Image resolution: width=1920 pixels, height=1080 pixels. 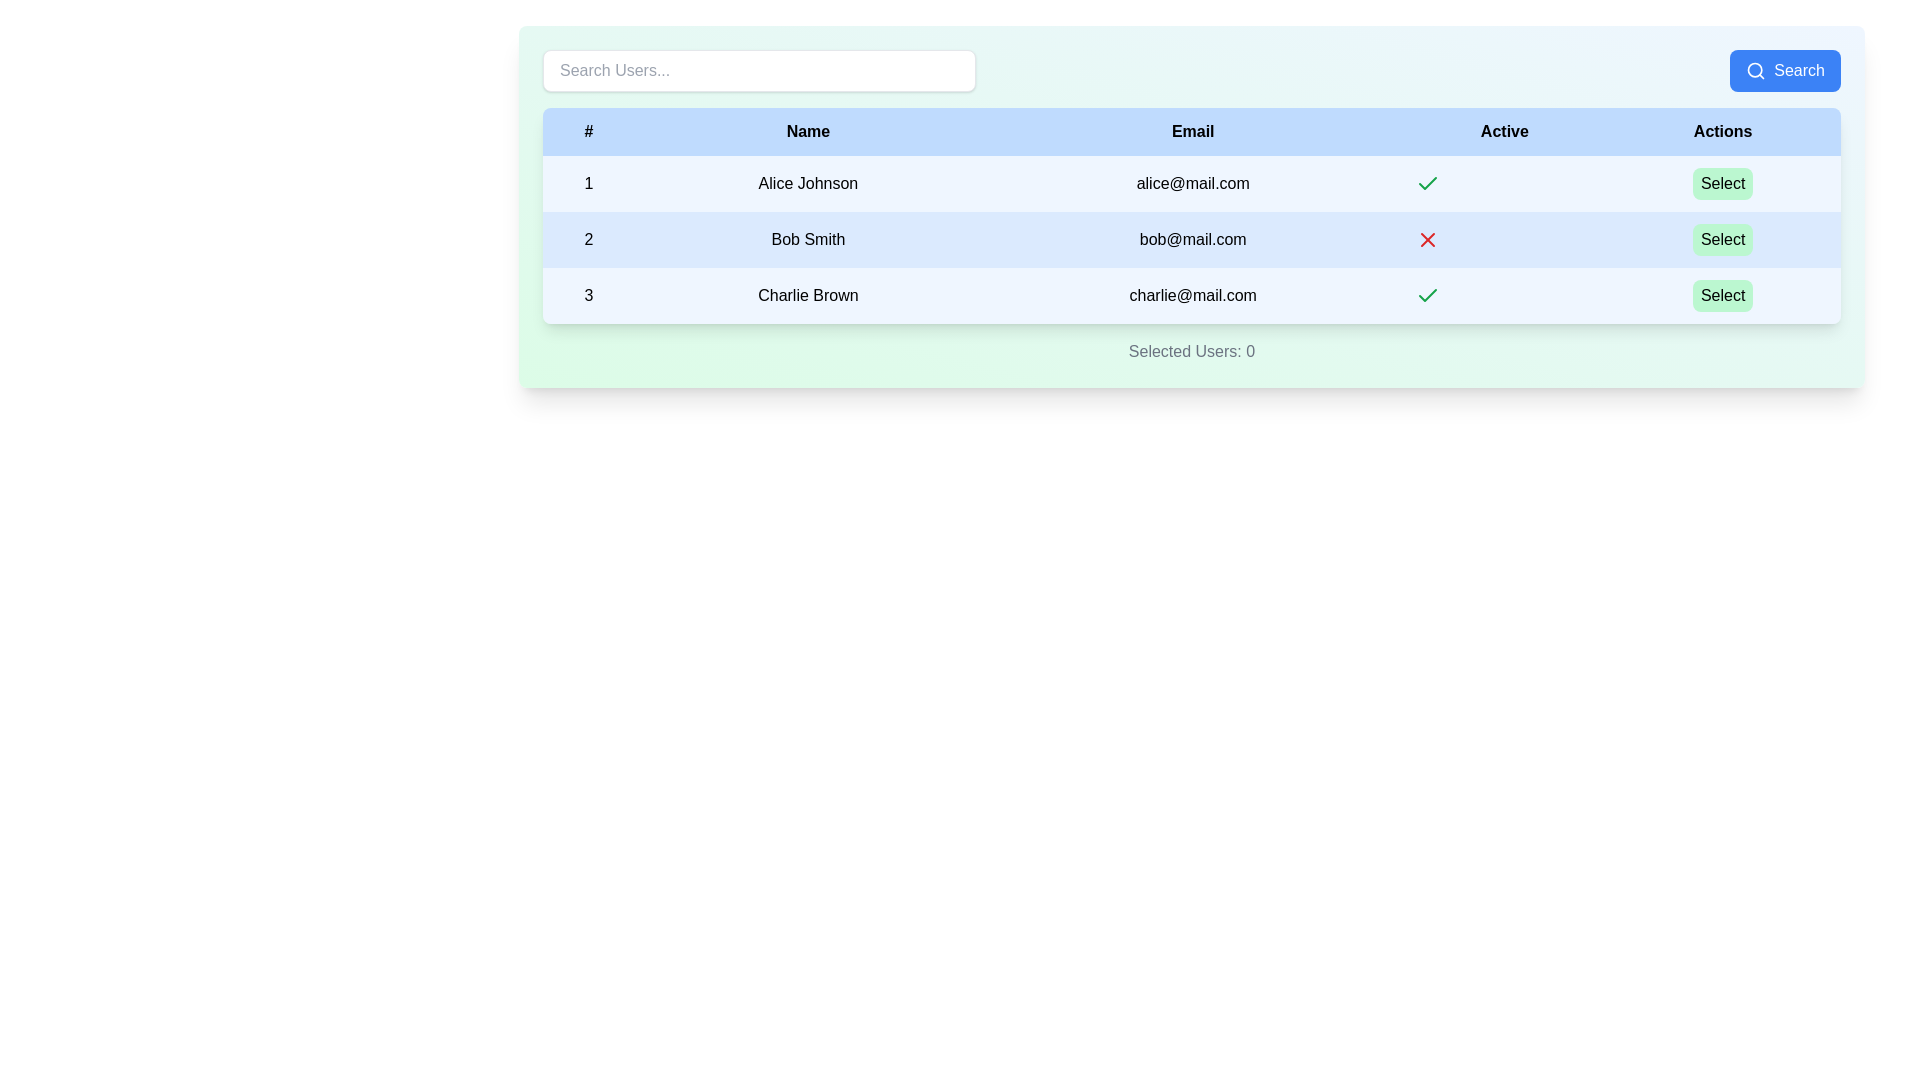 I want to click on the text label displaying 'Charlie Brown' located in the third row and second column of the table, so click(x=808, y=296).